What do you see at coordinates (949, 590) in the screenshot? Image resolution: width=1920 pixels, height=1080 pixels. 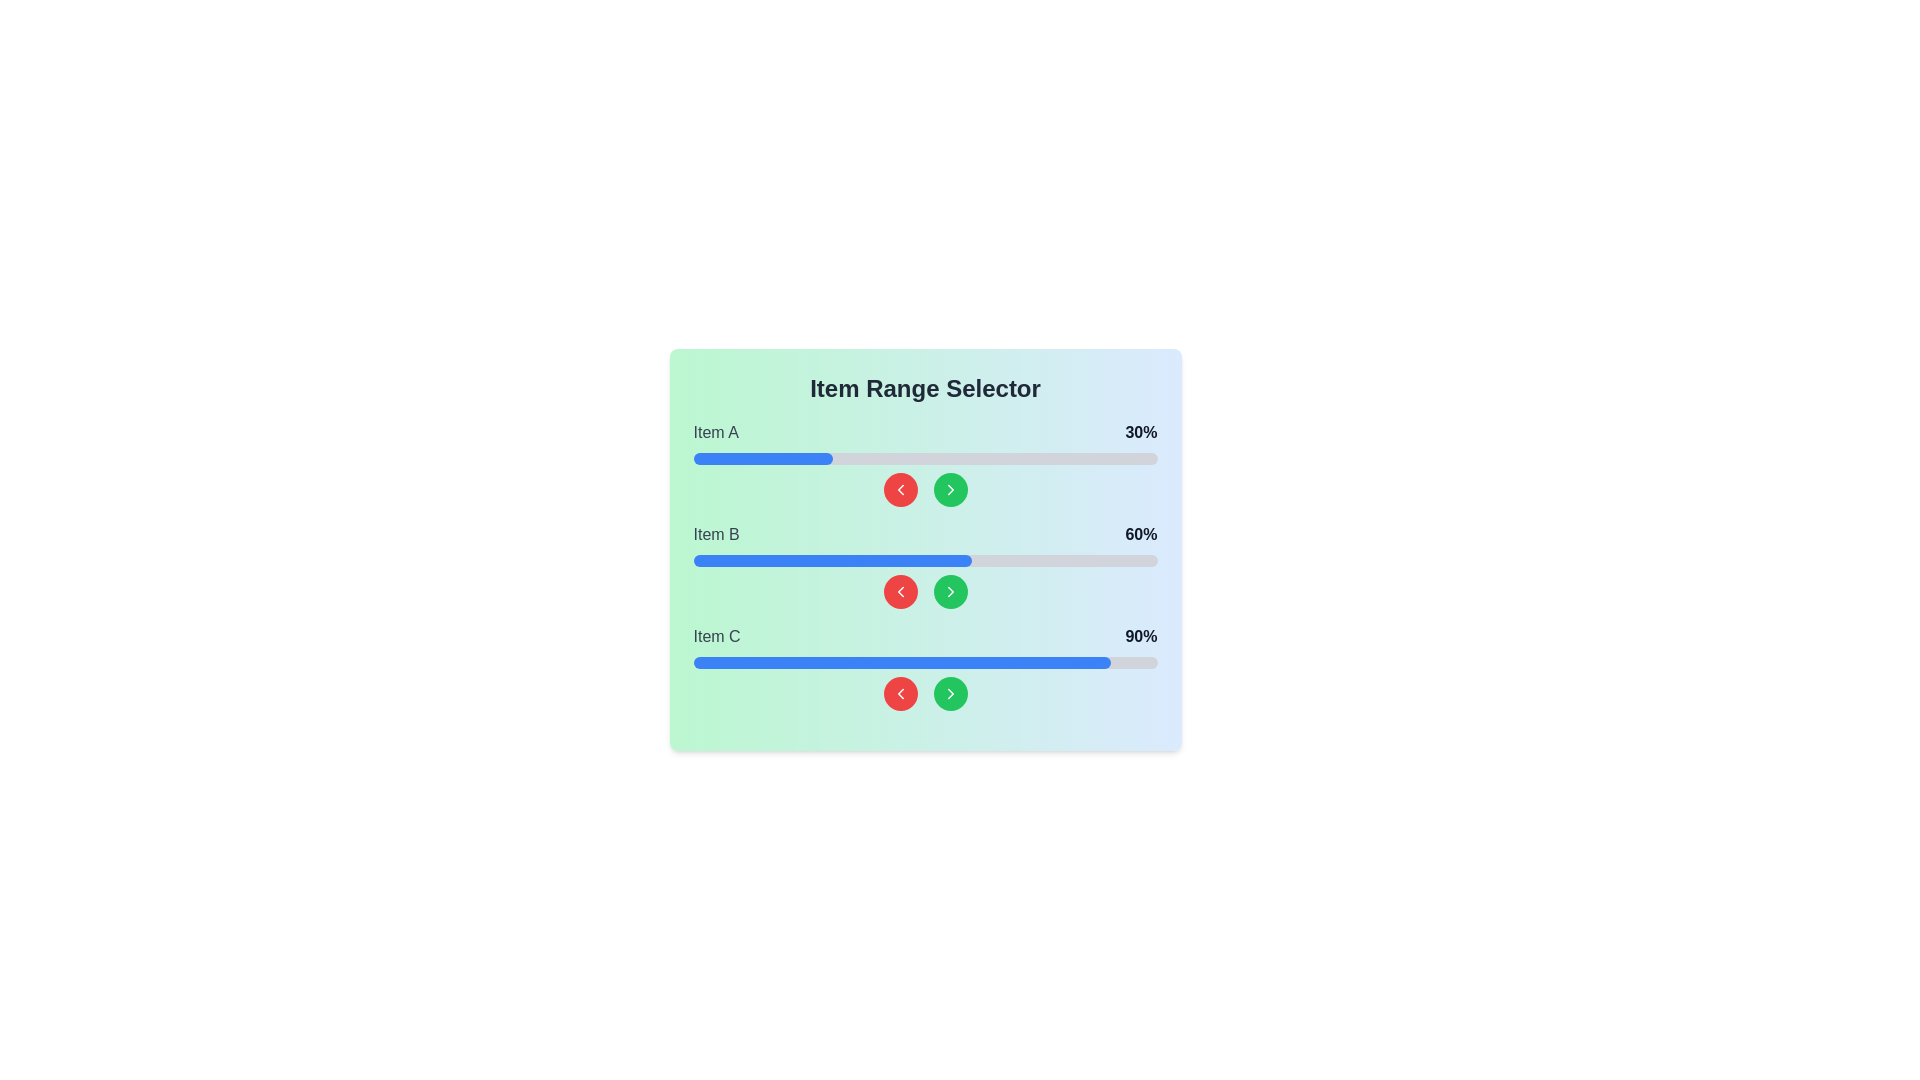 I see `the right-facing chevron button with a green circular background` at bounding box center [949, 590].